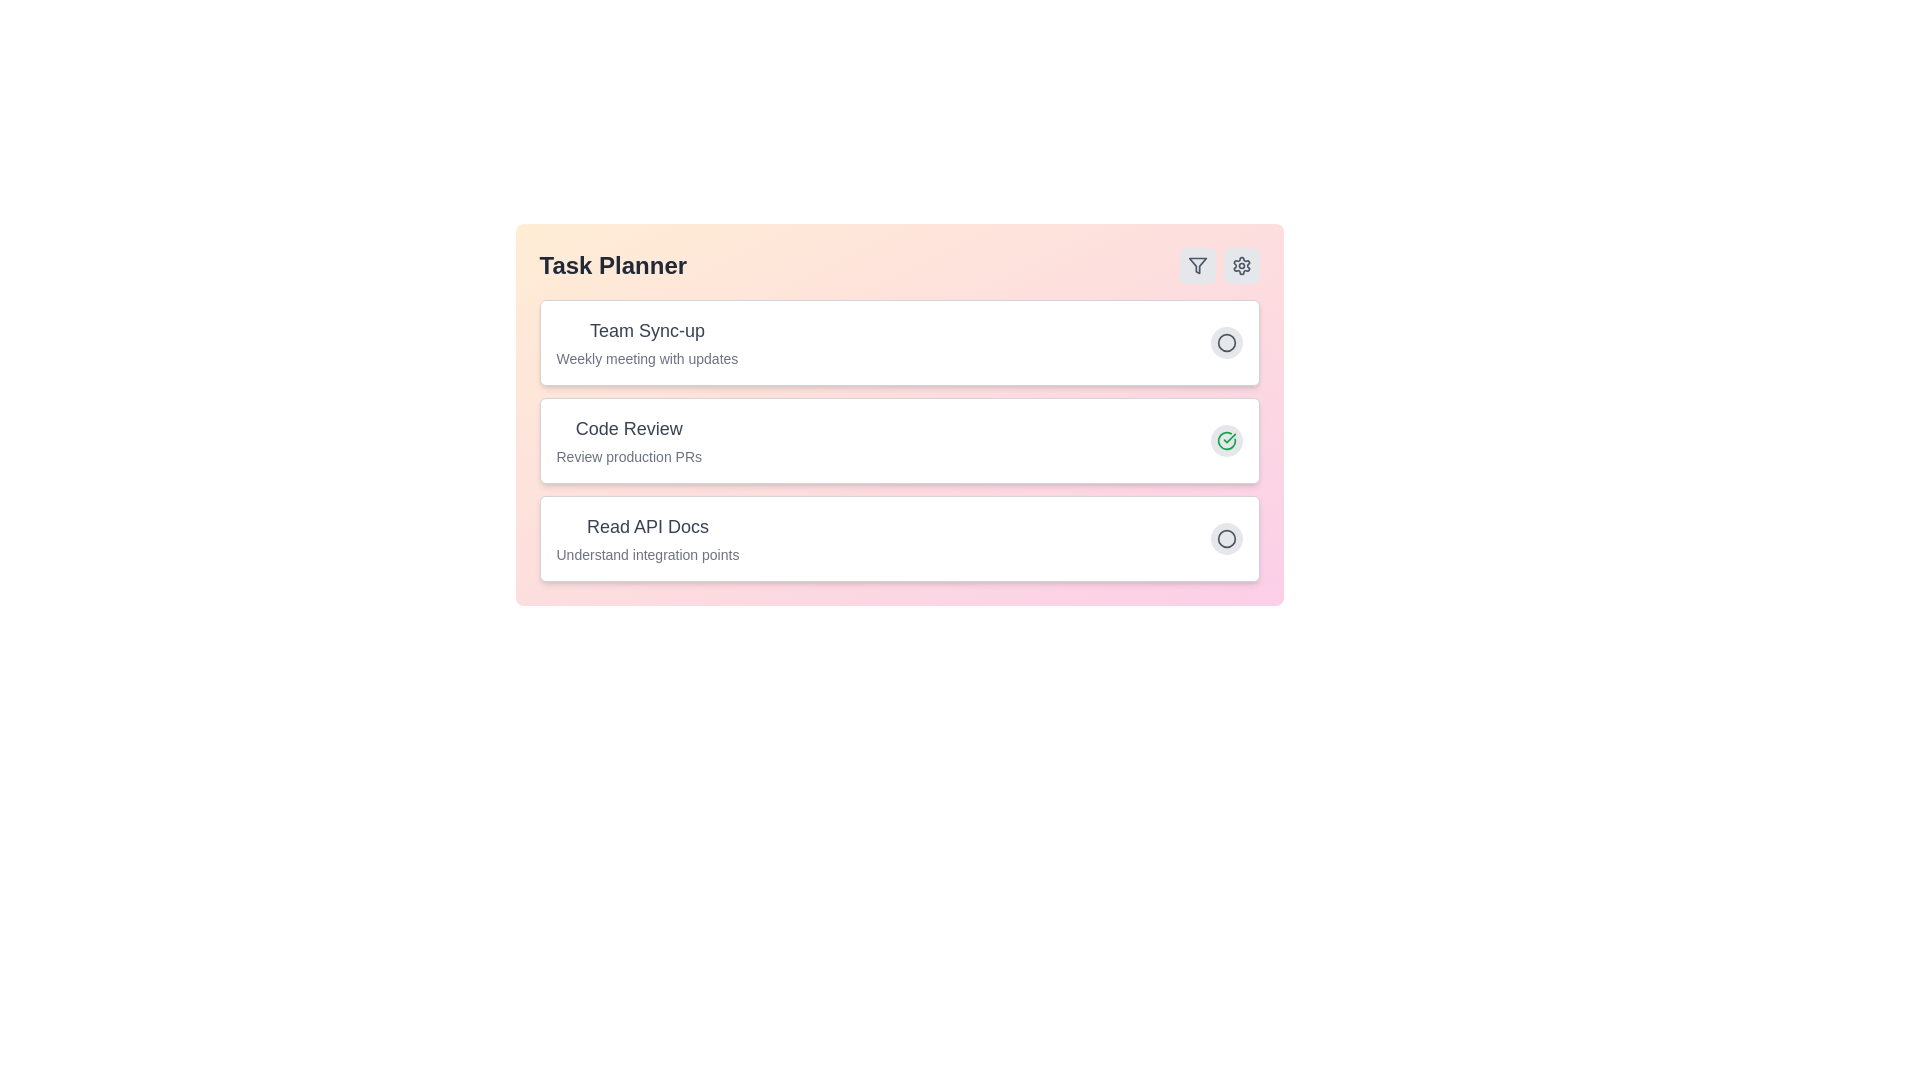 Image resolution: width=1920 pixels, height=1080 pixels. What do you see at coordinates (1197, 265) in the screenshot?
I see `the filter button to apply filters to the task list` at bounding box center [1197, 265].